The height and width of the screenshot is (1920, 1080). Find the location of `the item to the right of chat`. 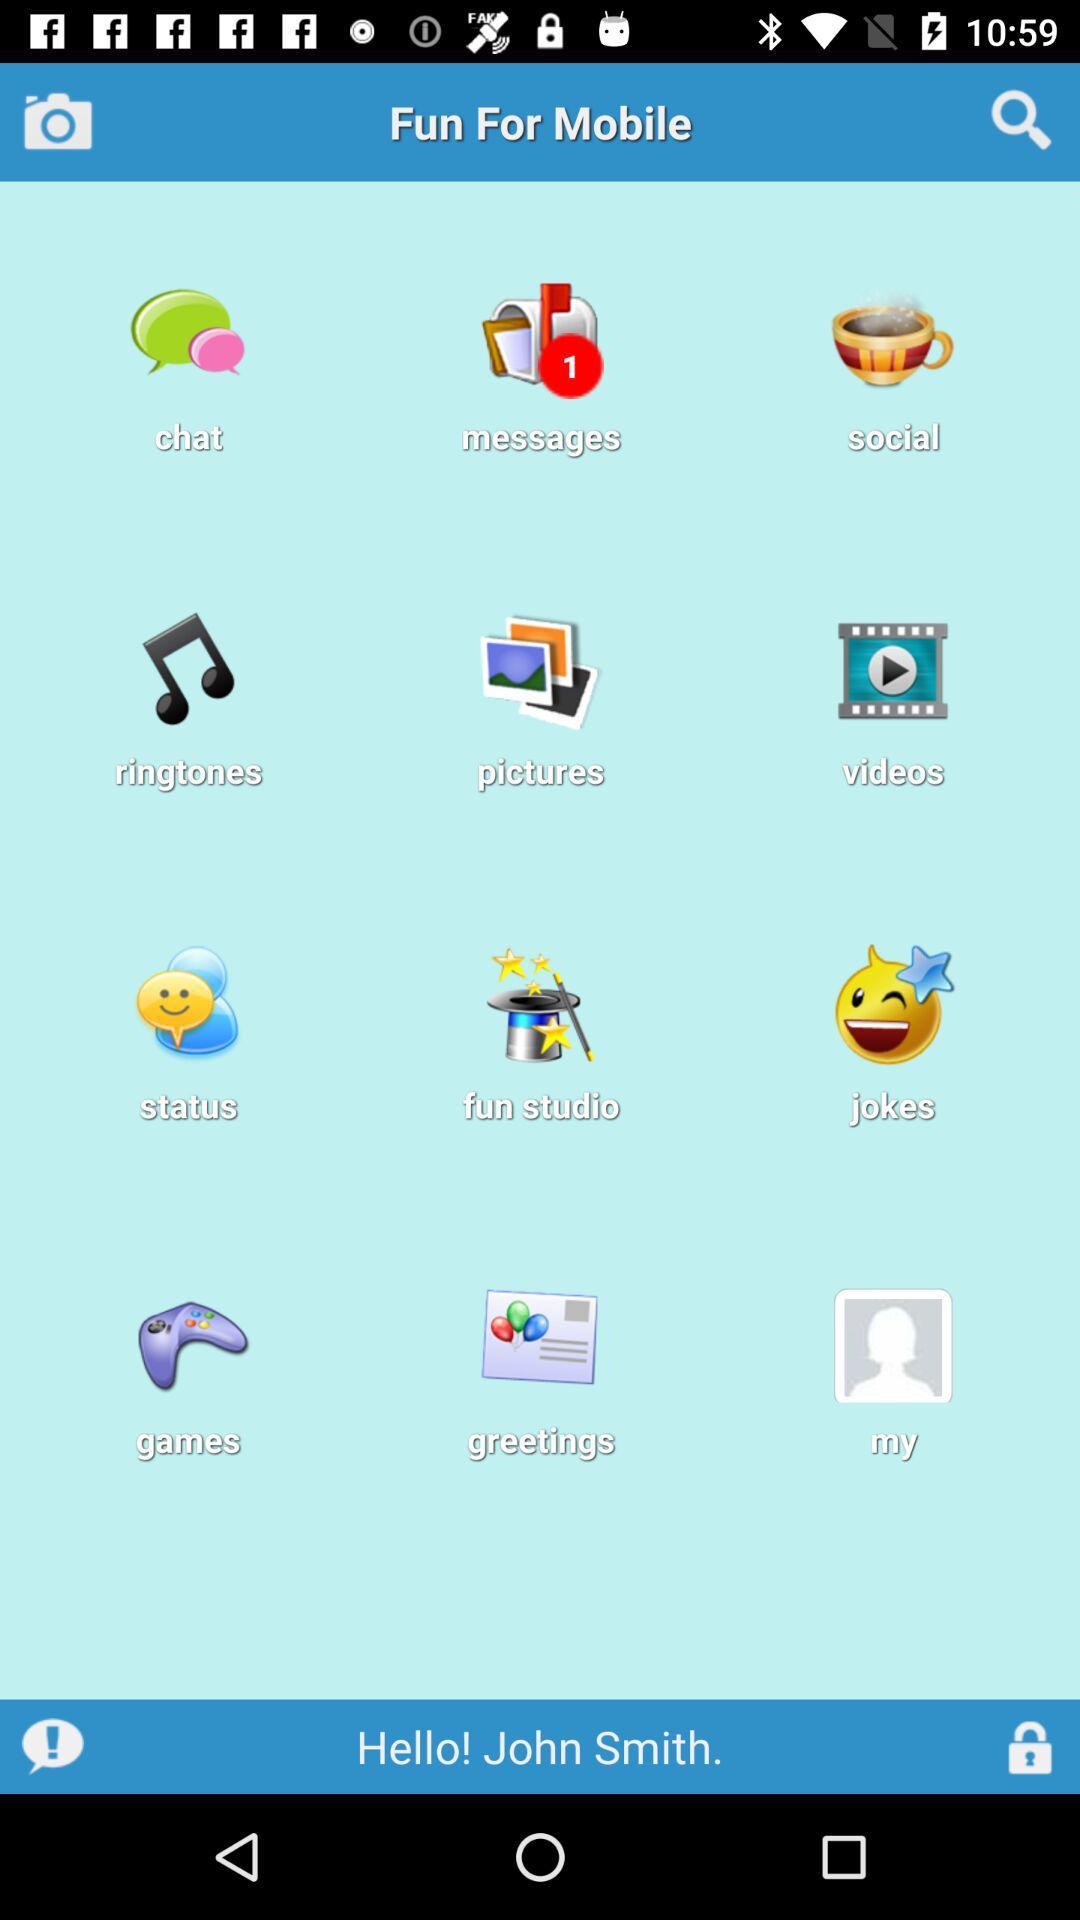

the item to the right of chat is located at coordinates (570, 365).